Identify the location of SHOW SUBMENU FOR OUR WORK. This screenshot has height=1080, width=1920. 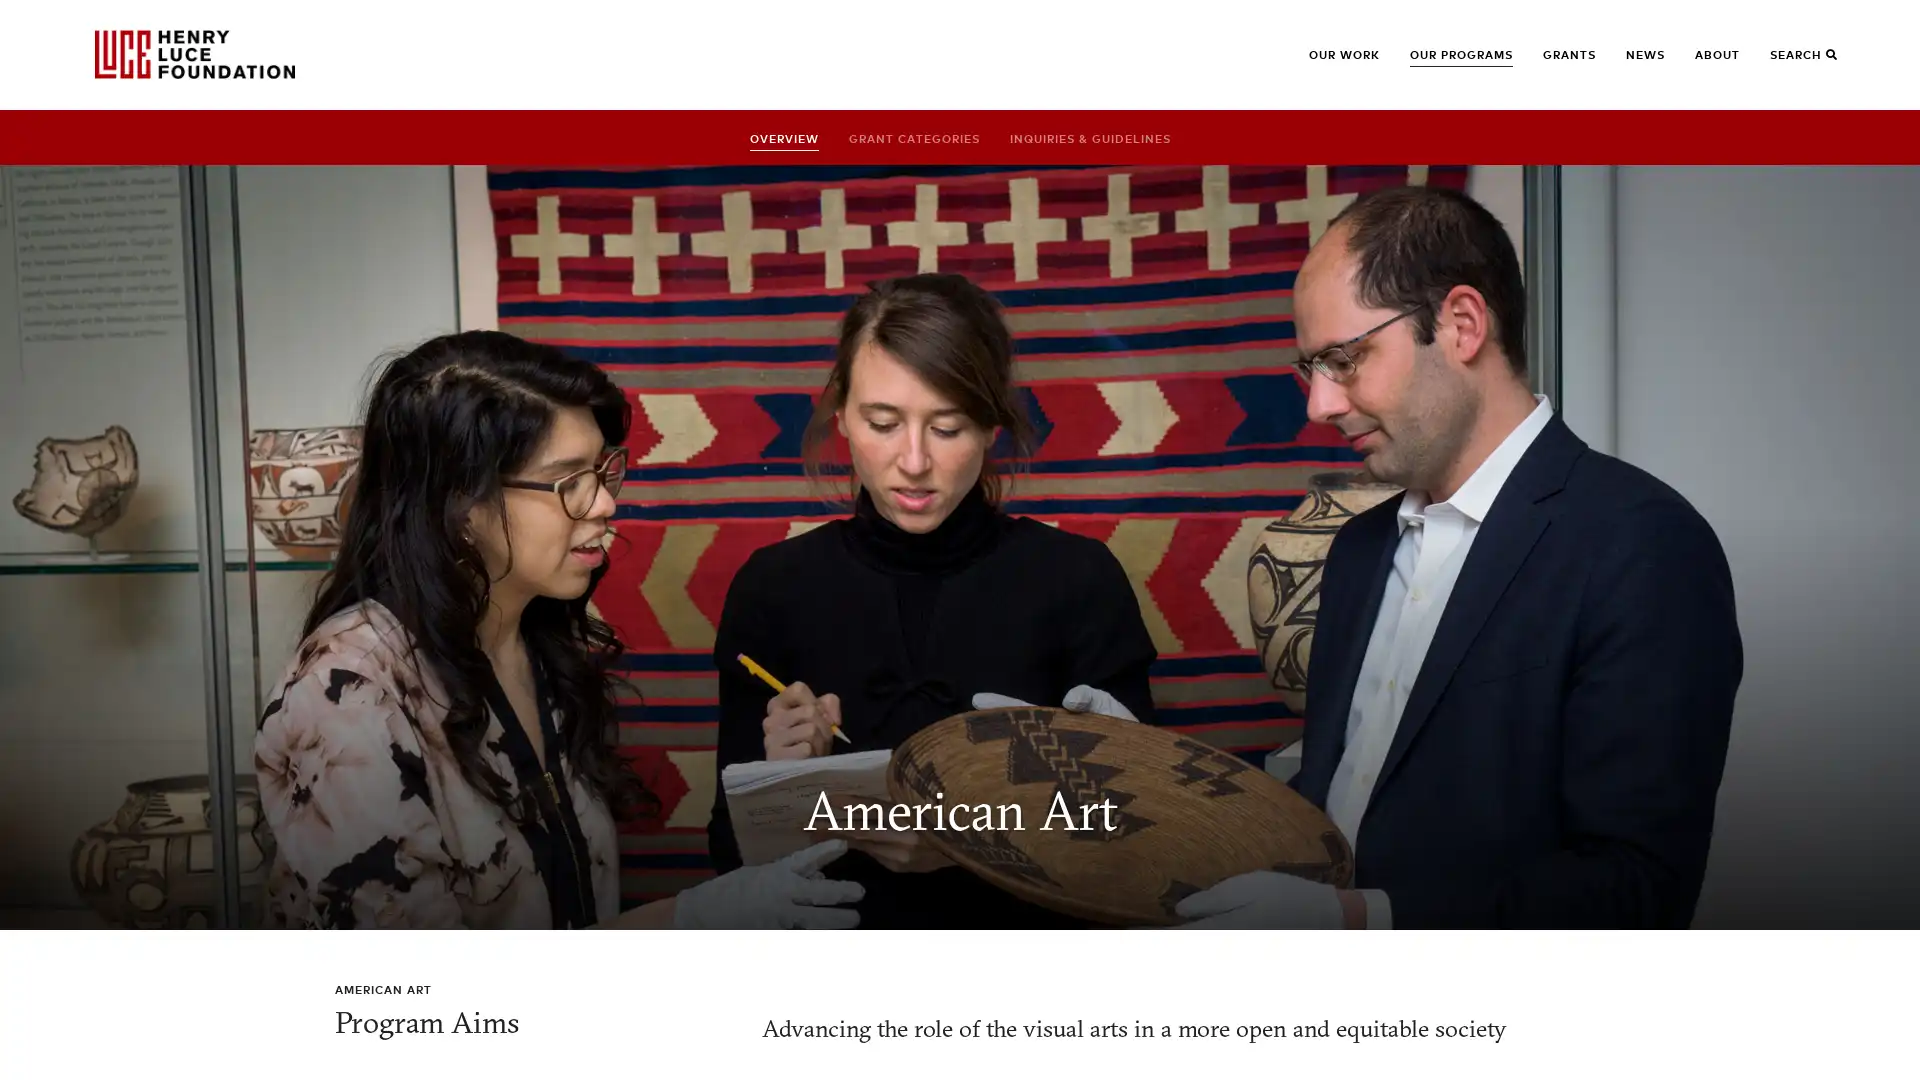
(1340, 63).